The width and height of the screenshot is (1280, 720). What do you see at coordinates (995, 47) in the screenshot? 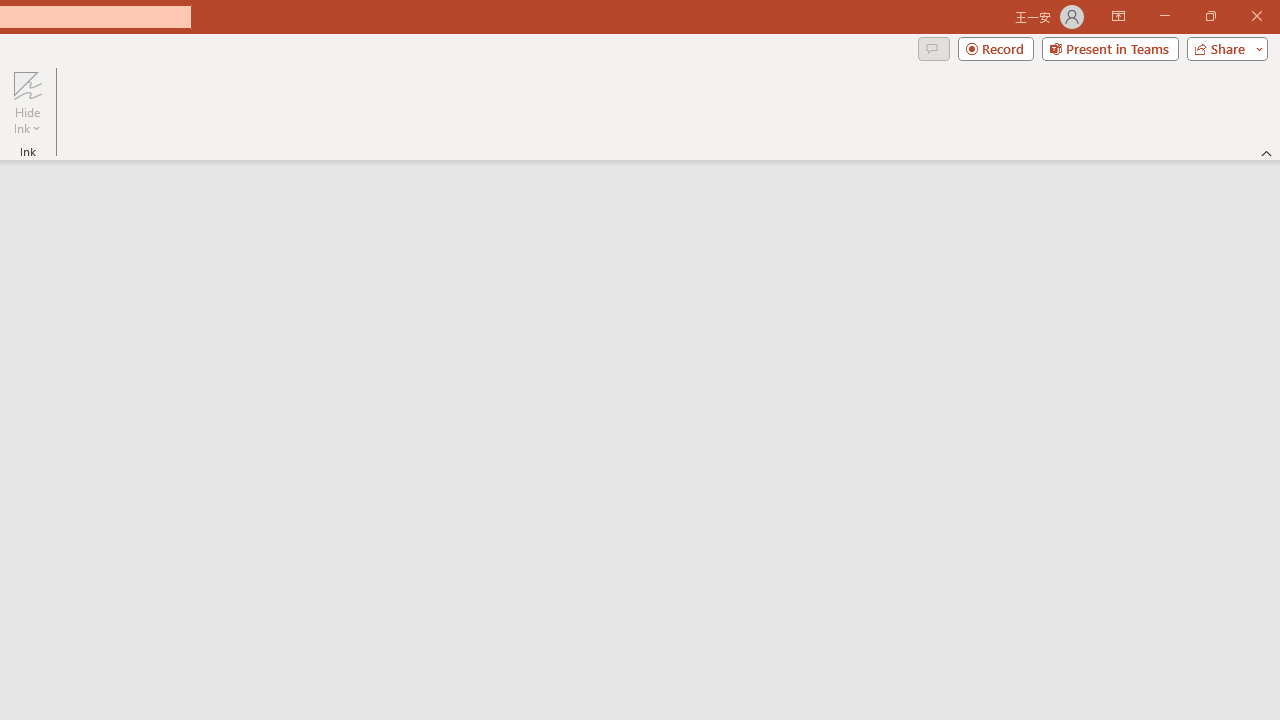
I see `'Record'` at bounding box center [995, 47].